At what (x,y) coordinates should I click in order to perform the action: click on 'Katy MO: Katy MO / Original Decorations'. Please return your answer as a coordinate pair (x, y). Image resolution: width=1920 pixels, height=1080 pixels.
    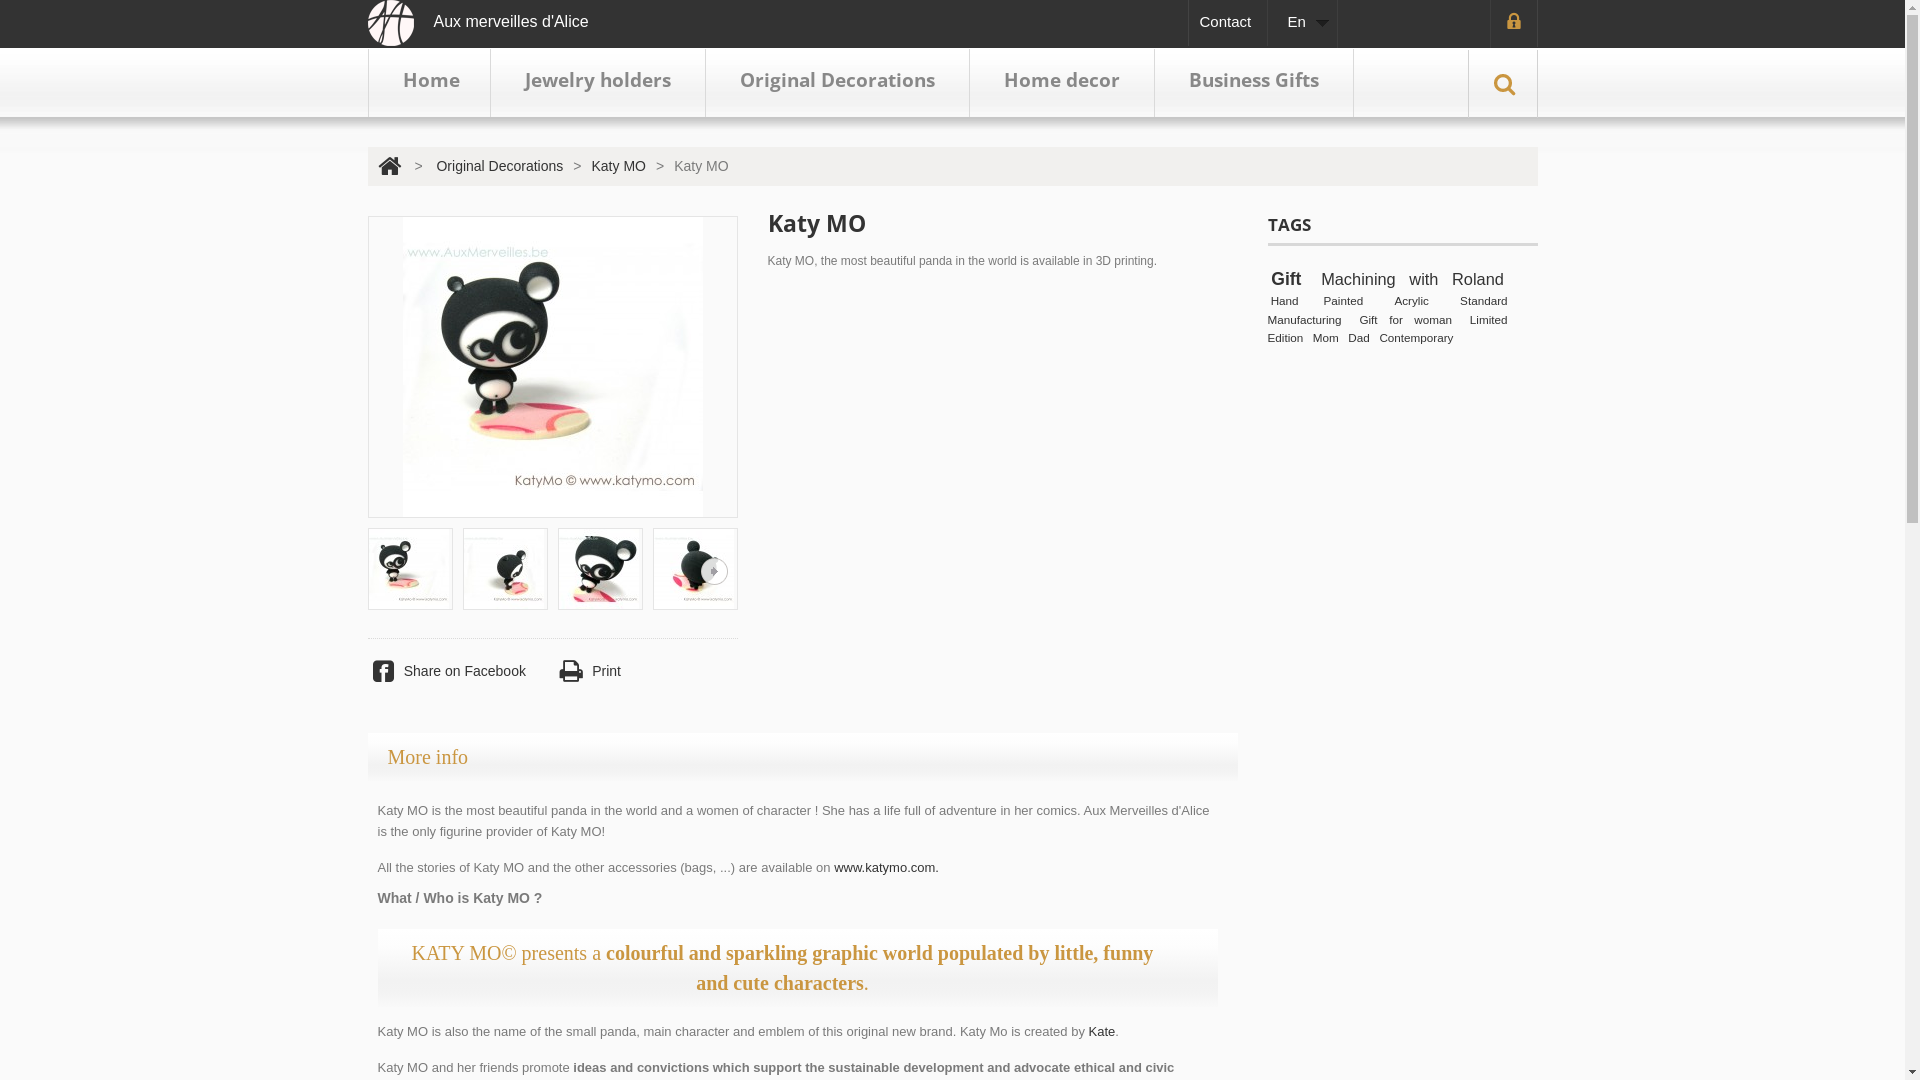
    Looking at the image, I should click on (504, 569).